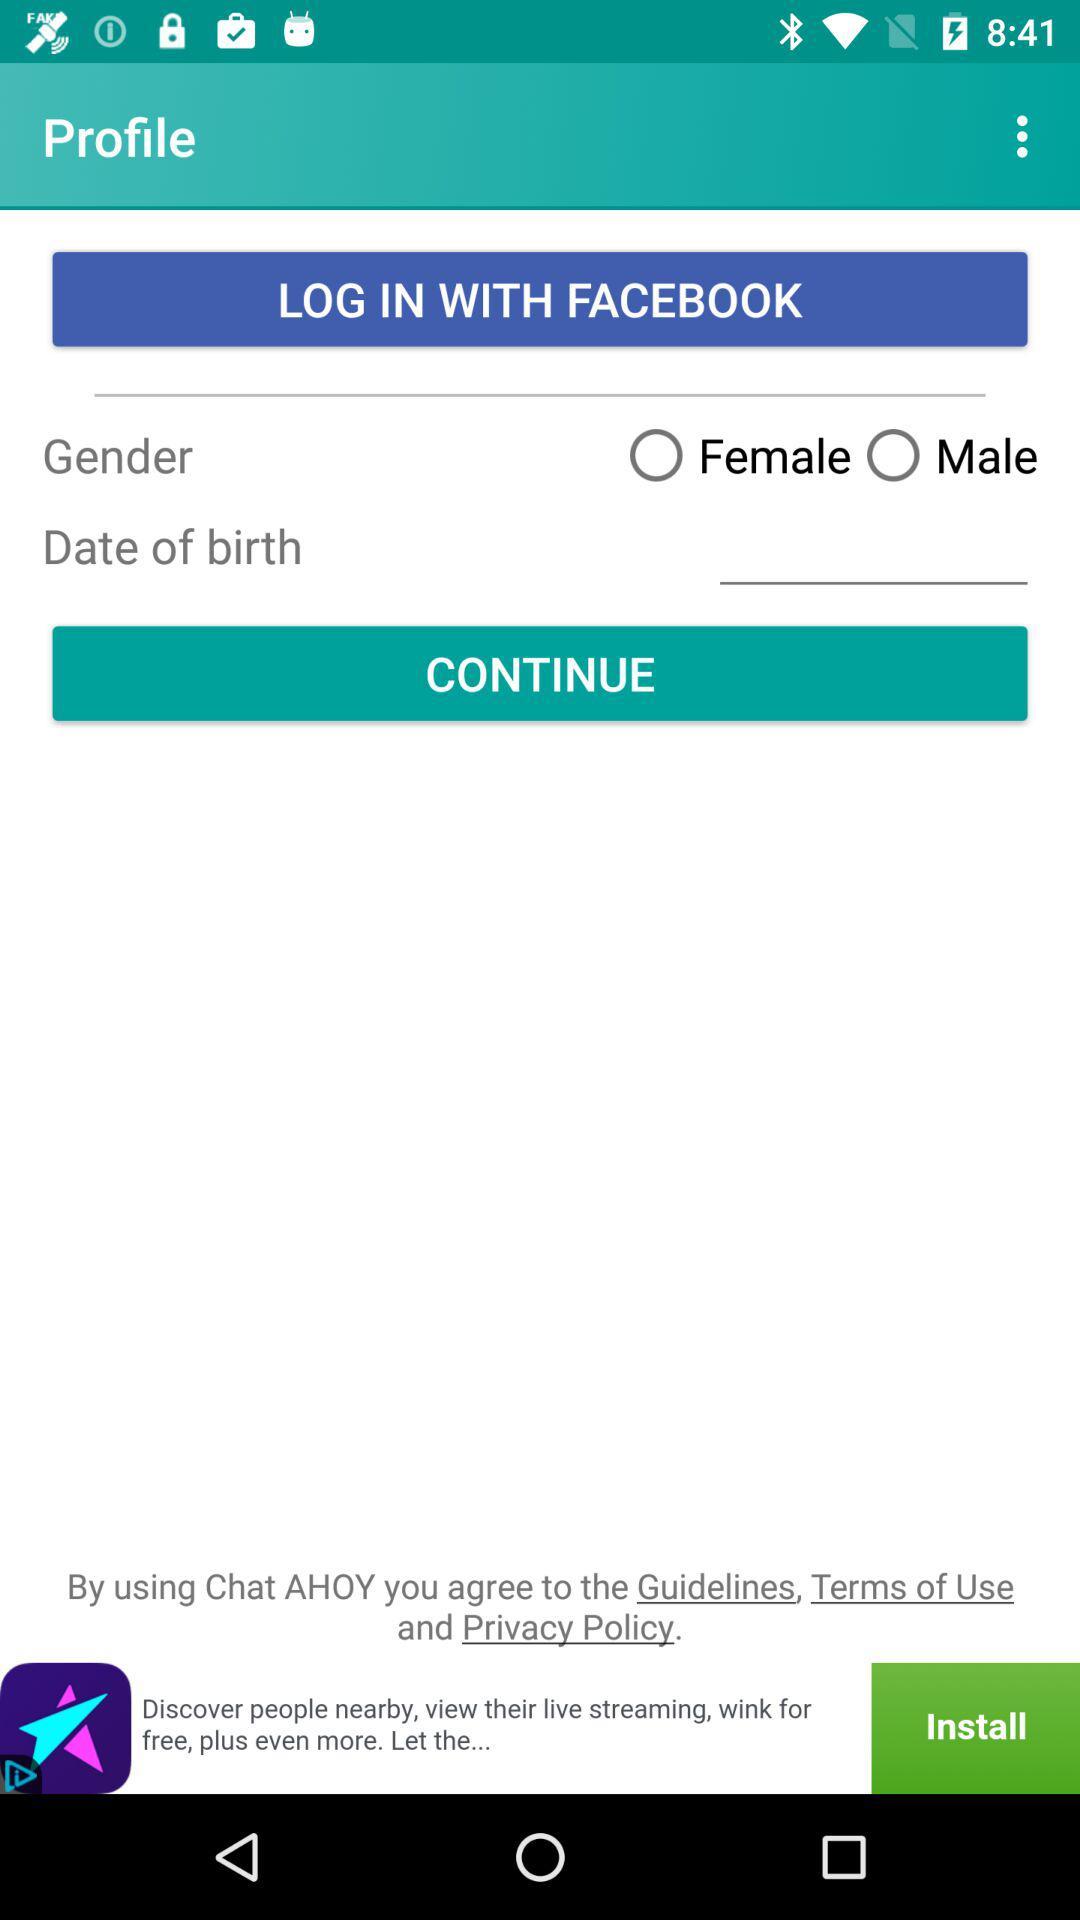 This screenshot has height=1920, width=1080. Describe the element at coordinates (540, 298) in the screenshot. I see `the log in with` at that location.